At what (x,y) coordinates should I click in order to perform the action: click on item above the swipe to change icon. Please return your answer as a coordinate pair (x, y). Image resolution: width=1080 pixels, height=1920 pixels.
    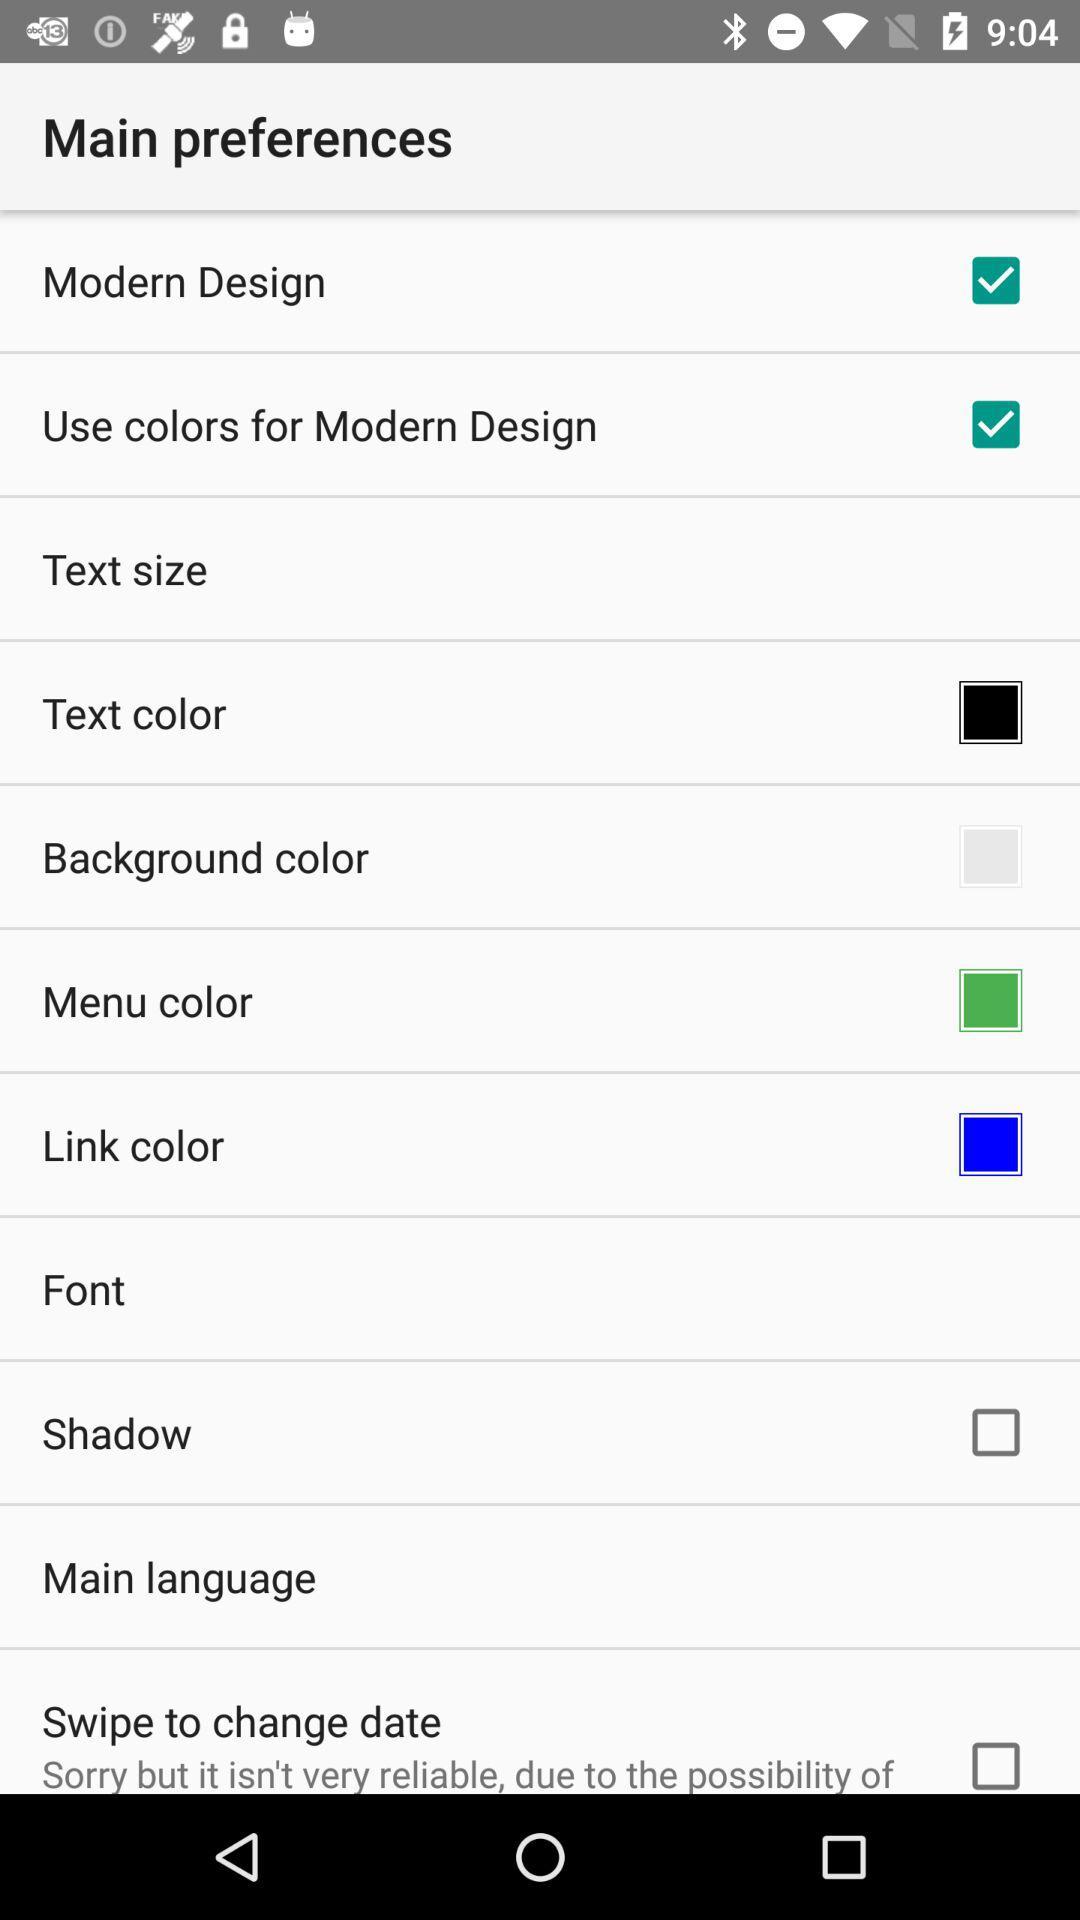
    Looking at the image, I should click on (178, 1575).